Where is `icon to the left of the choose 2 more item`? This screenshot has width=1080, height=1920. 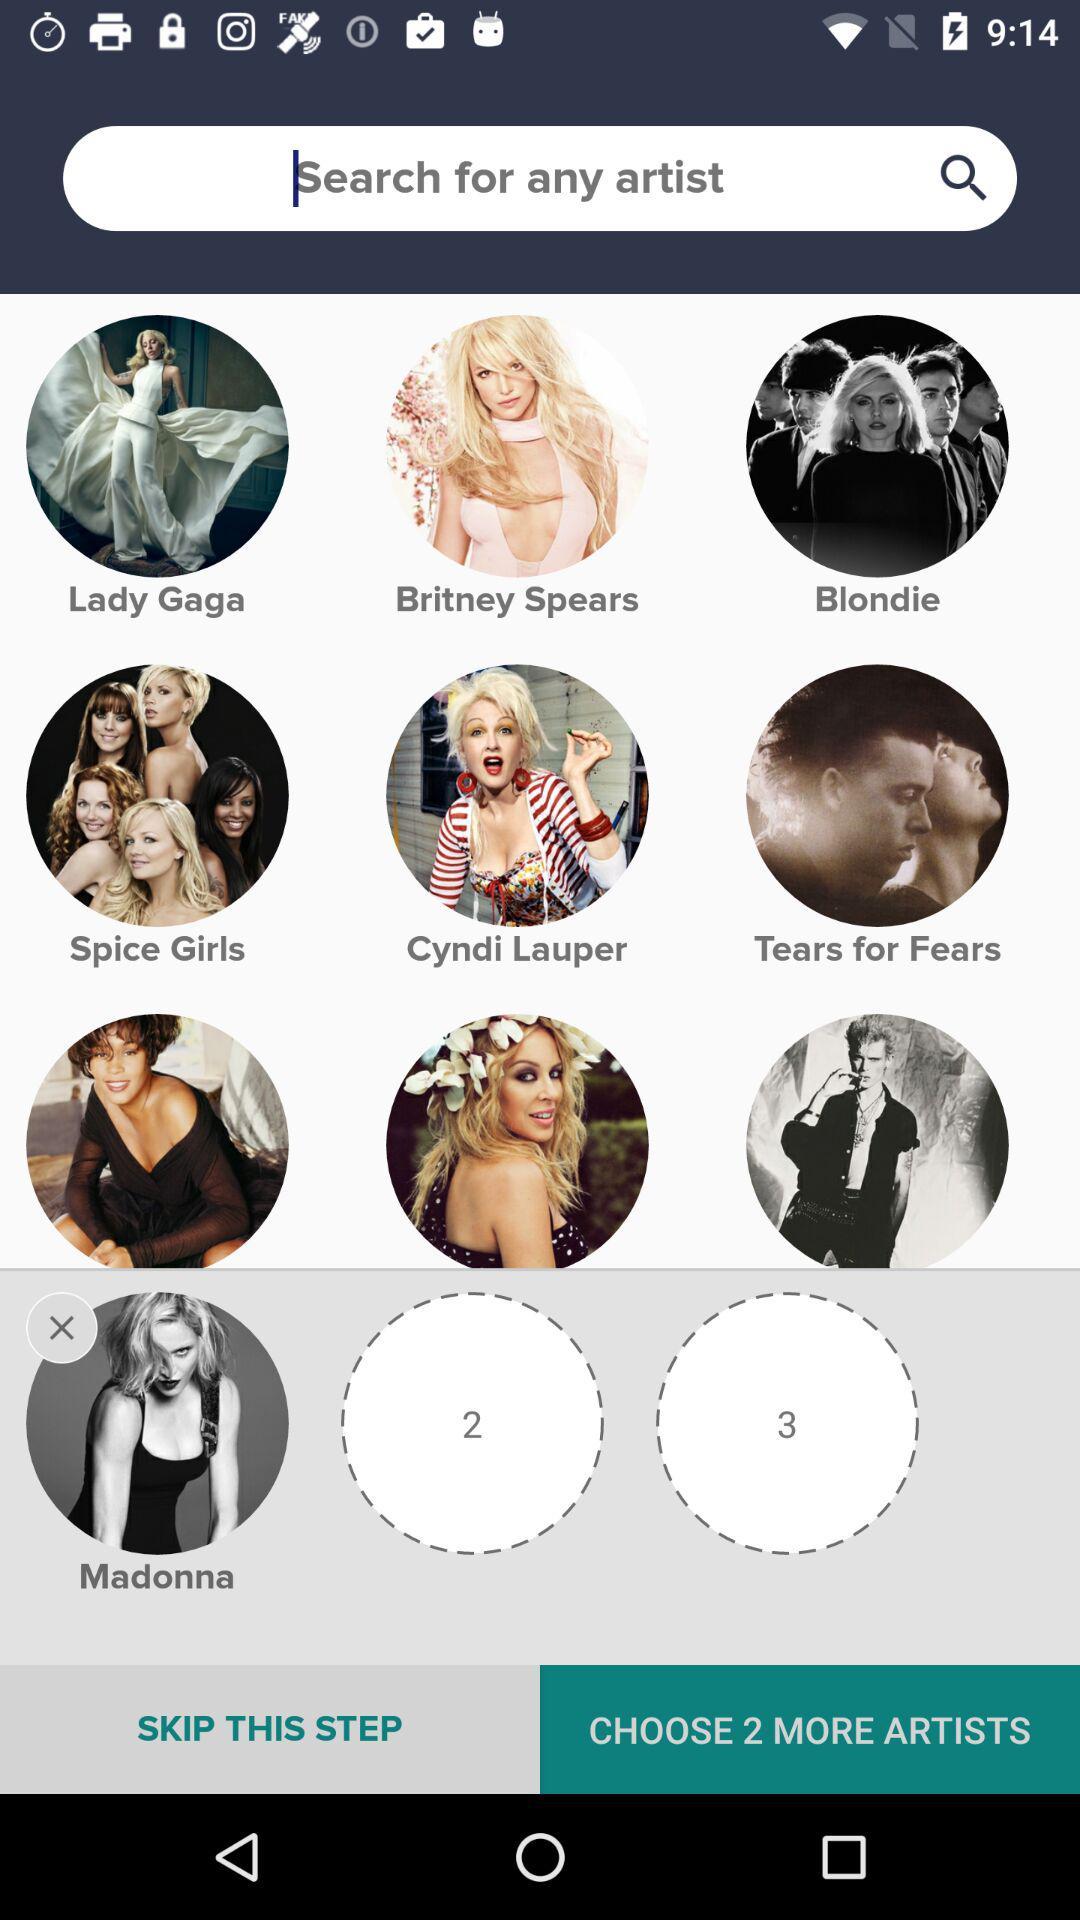 icon to the left of the choose 2 more item is located at coordinates (270, 1728).